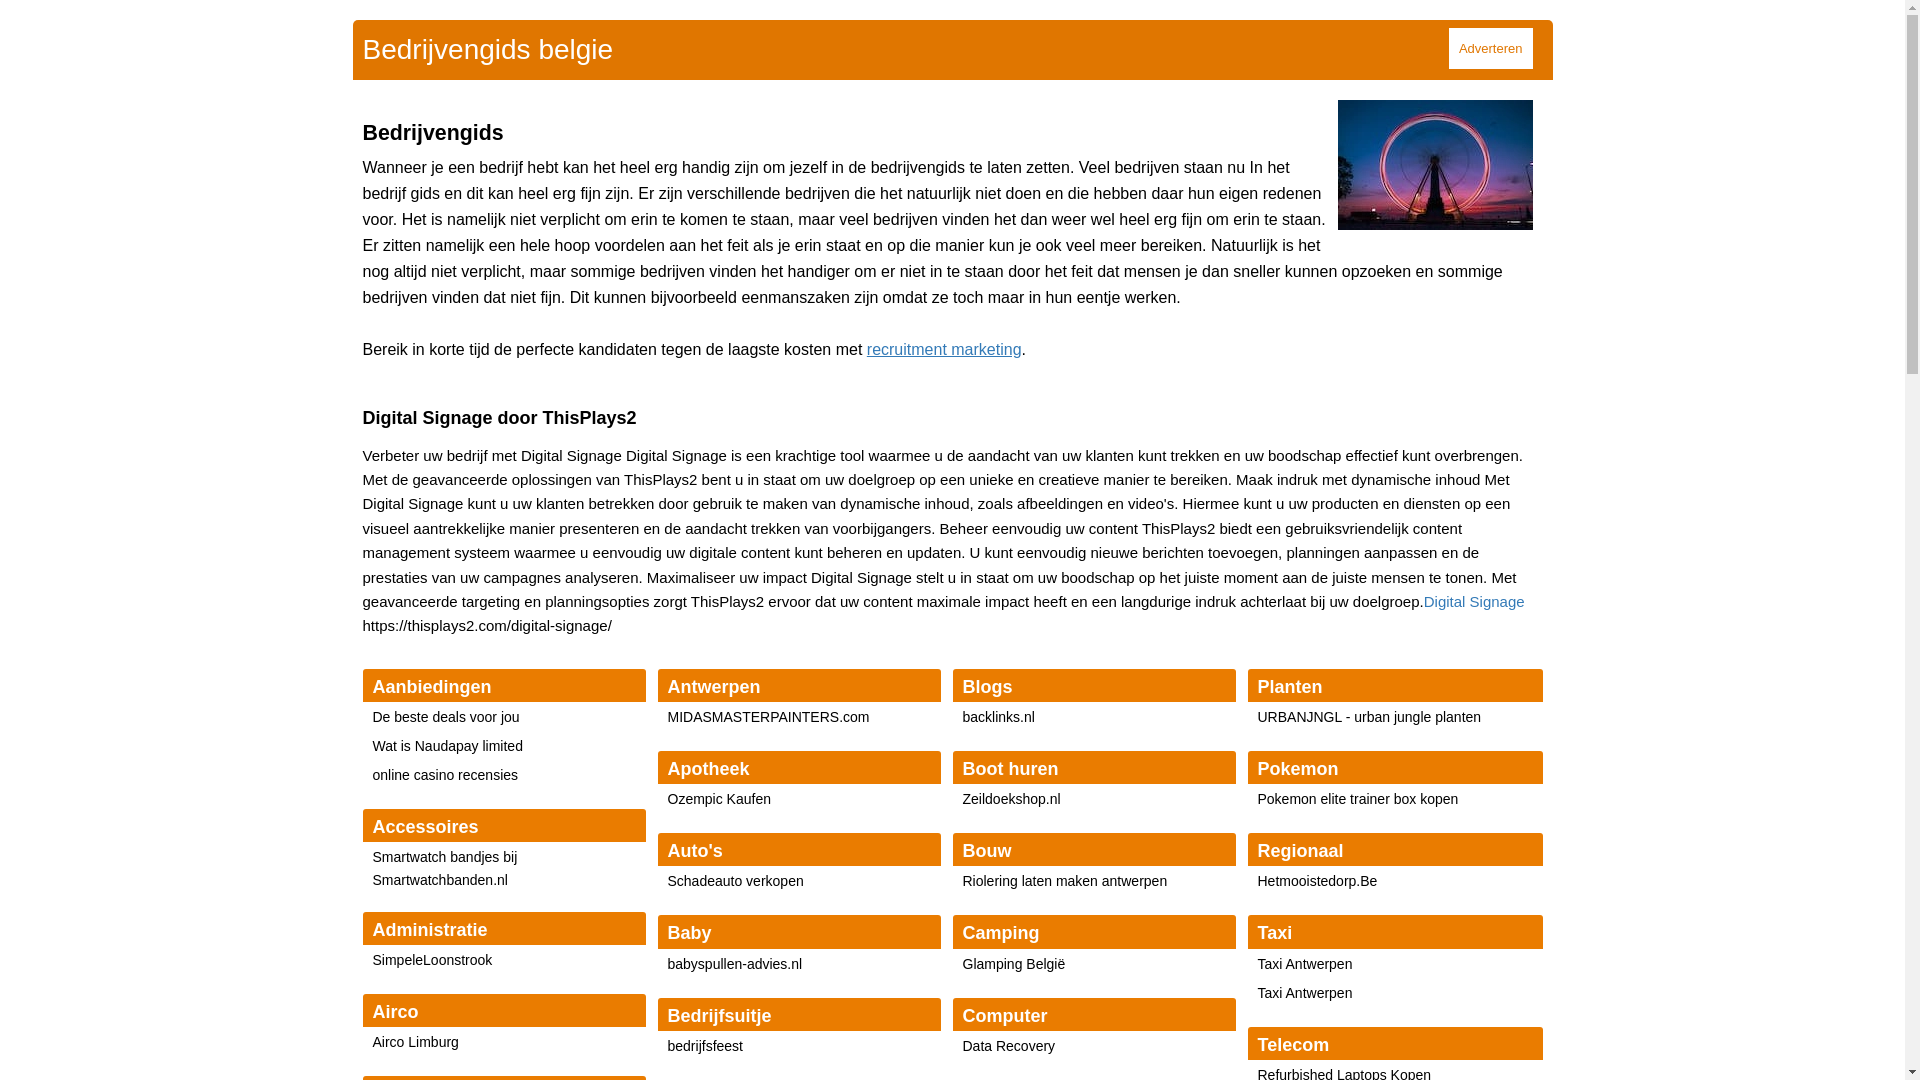 The image size is (1920, 1080). Describe the element at coordinates (1423, 600) in the screenshot. I see `'Digital Signage'` at that location.